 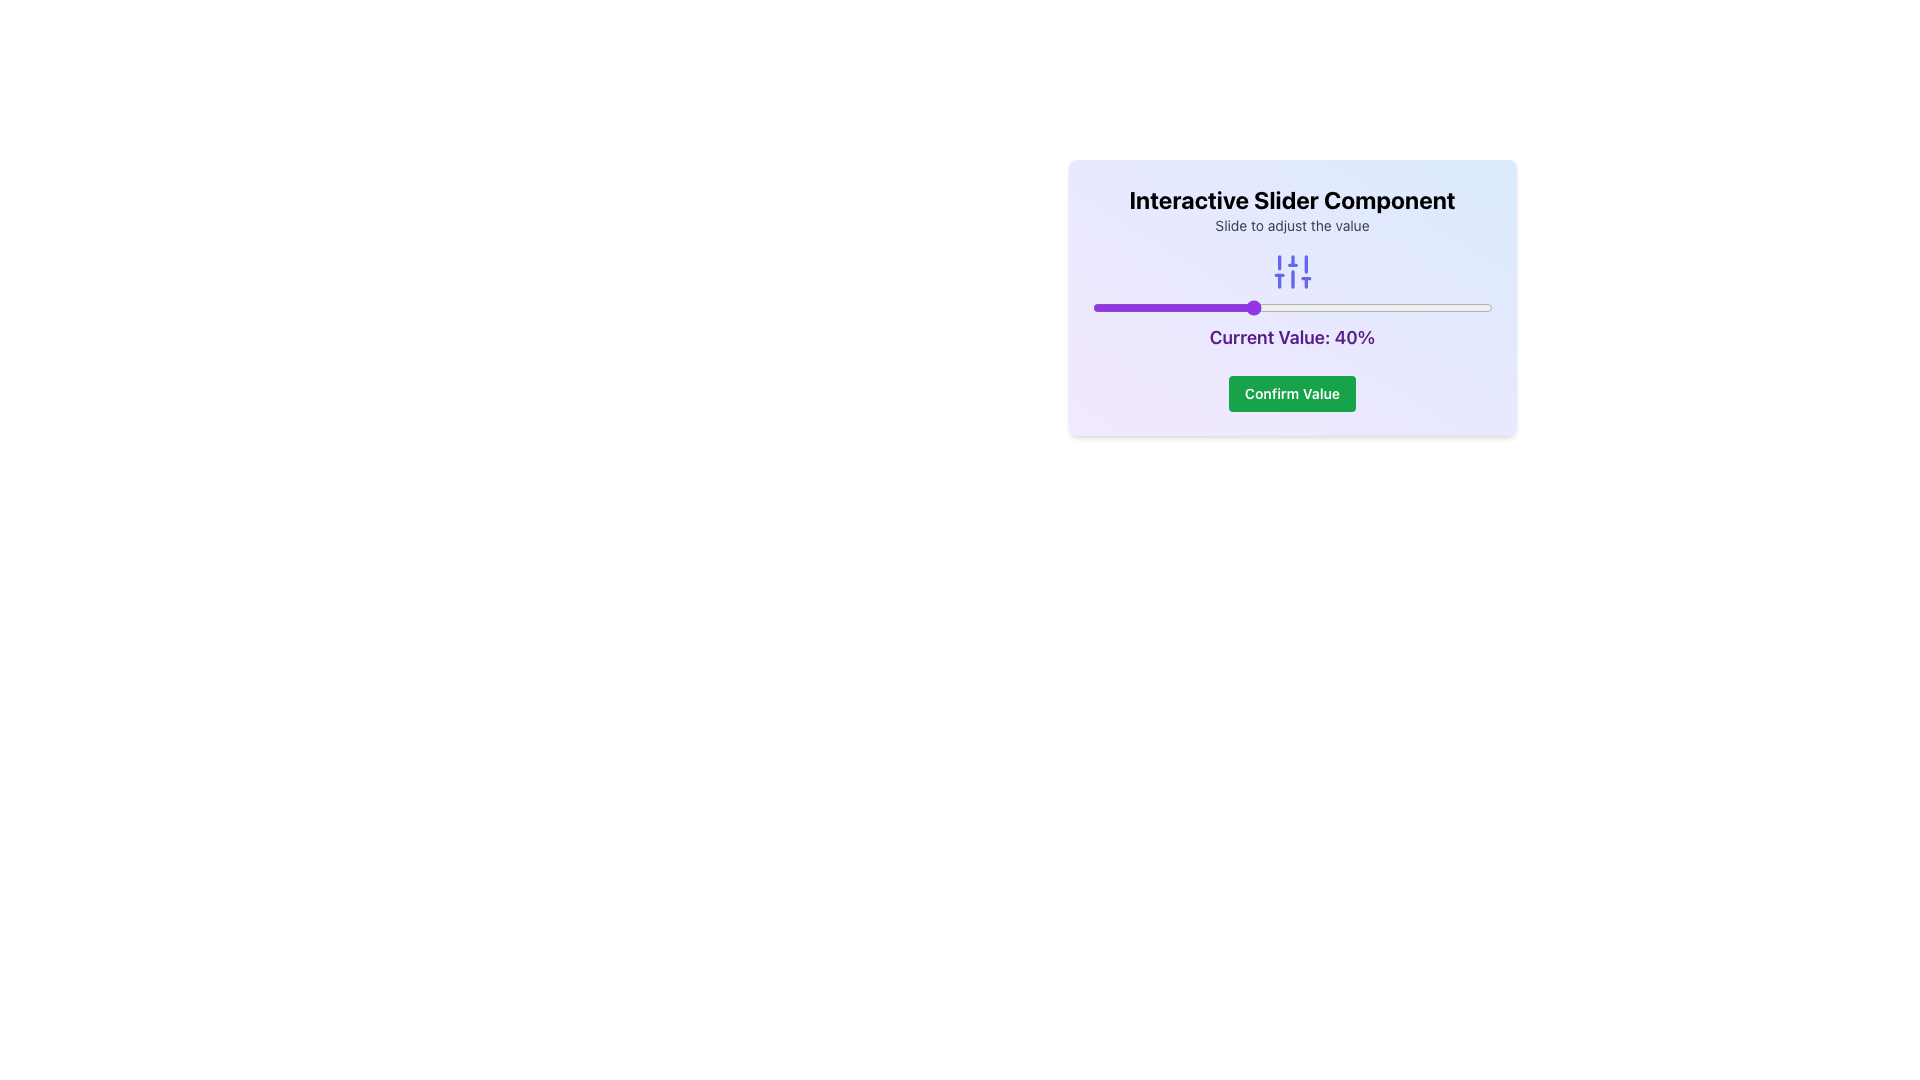 I want to click on the confirmation button located centrally beneath the text 'Current Value: 40%' to trigger a tooltip or style change, so click(x=1292, y=393).